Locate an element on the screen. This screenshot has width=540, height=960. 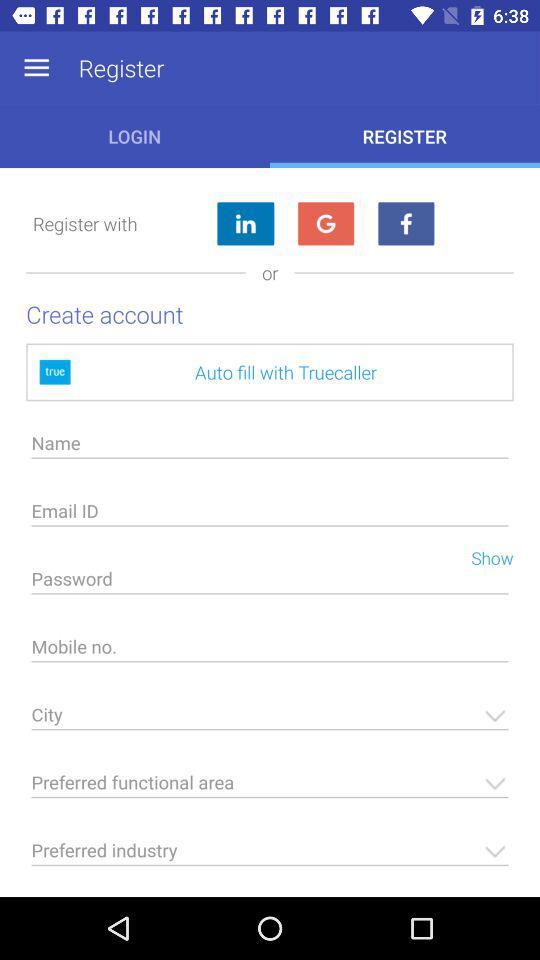
name is located at coordinates (270, 448).